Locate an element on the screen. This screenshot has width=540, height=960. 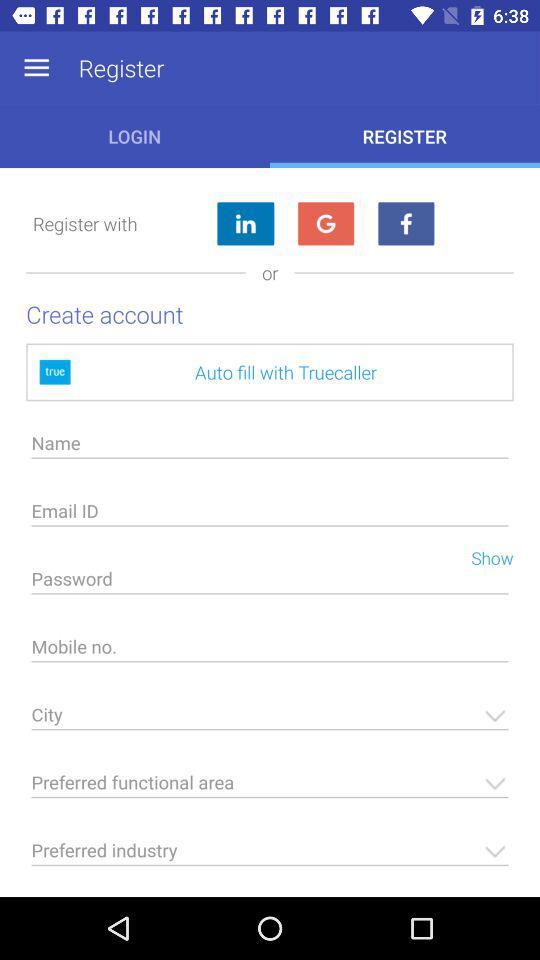
name is located at coordinates (270, 448).